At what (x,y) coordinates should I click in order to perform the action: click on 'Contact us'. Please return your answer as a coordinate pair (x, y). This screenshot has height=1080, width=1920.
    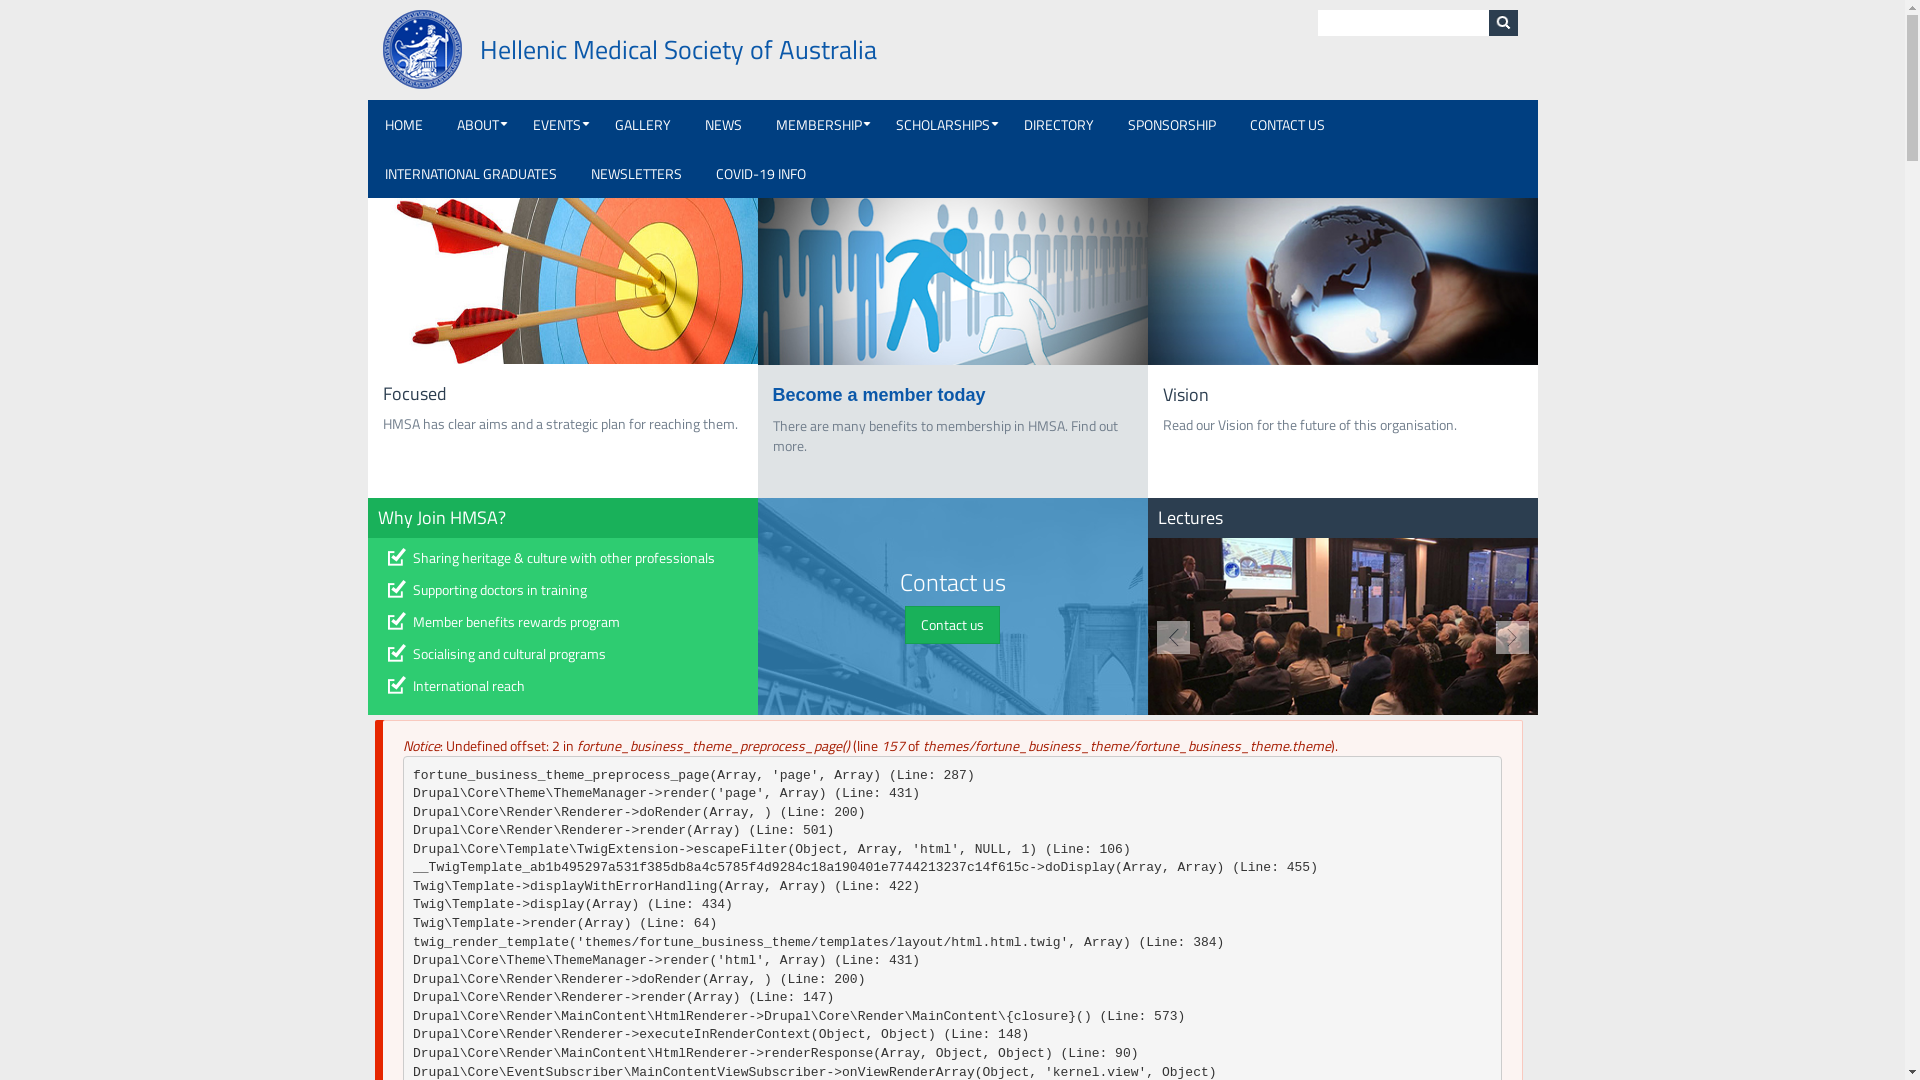
    Looking at the image, I should click on (951, 623).